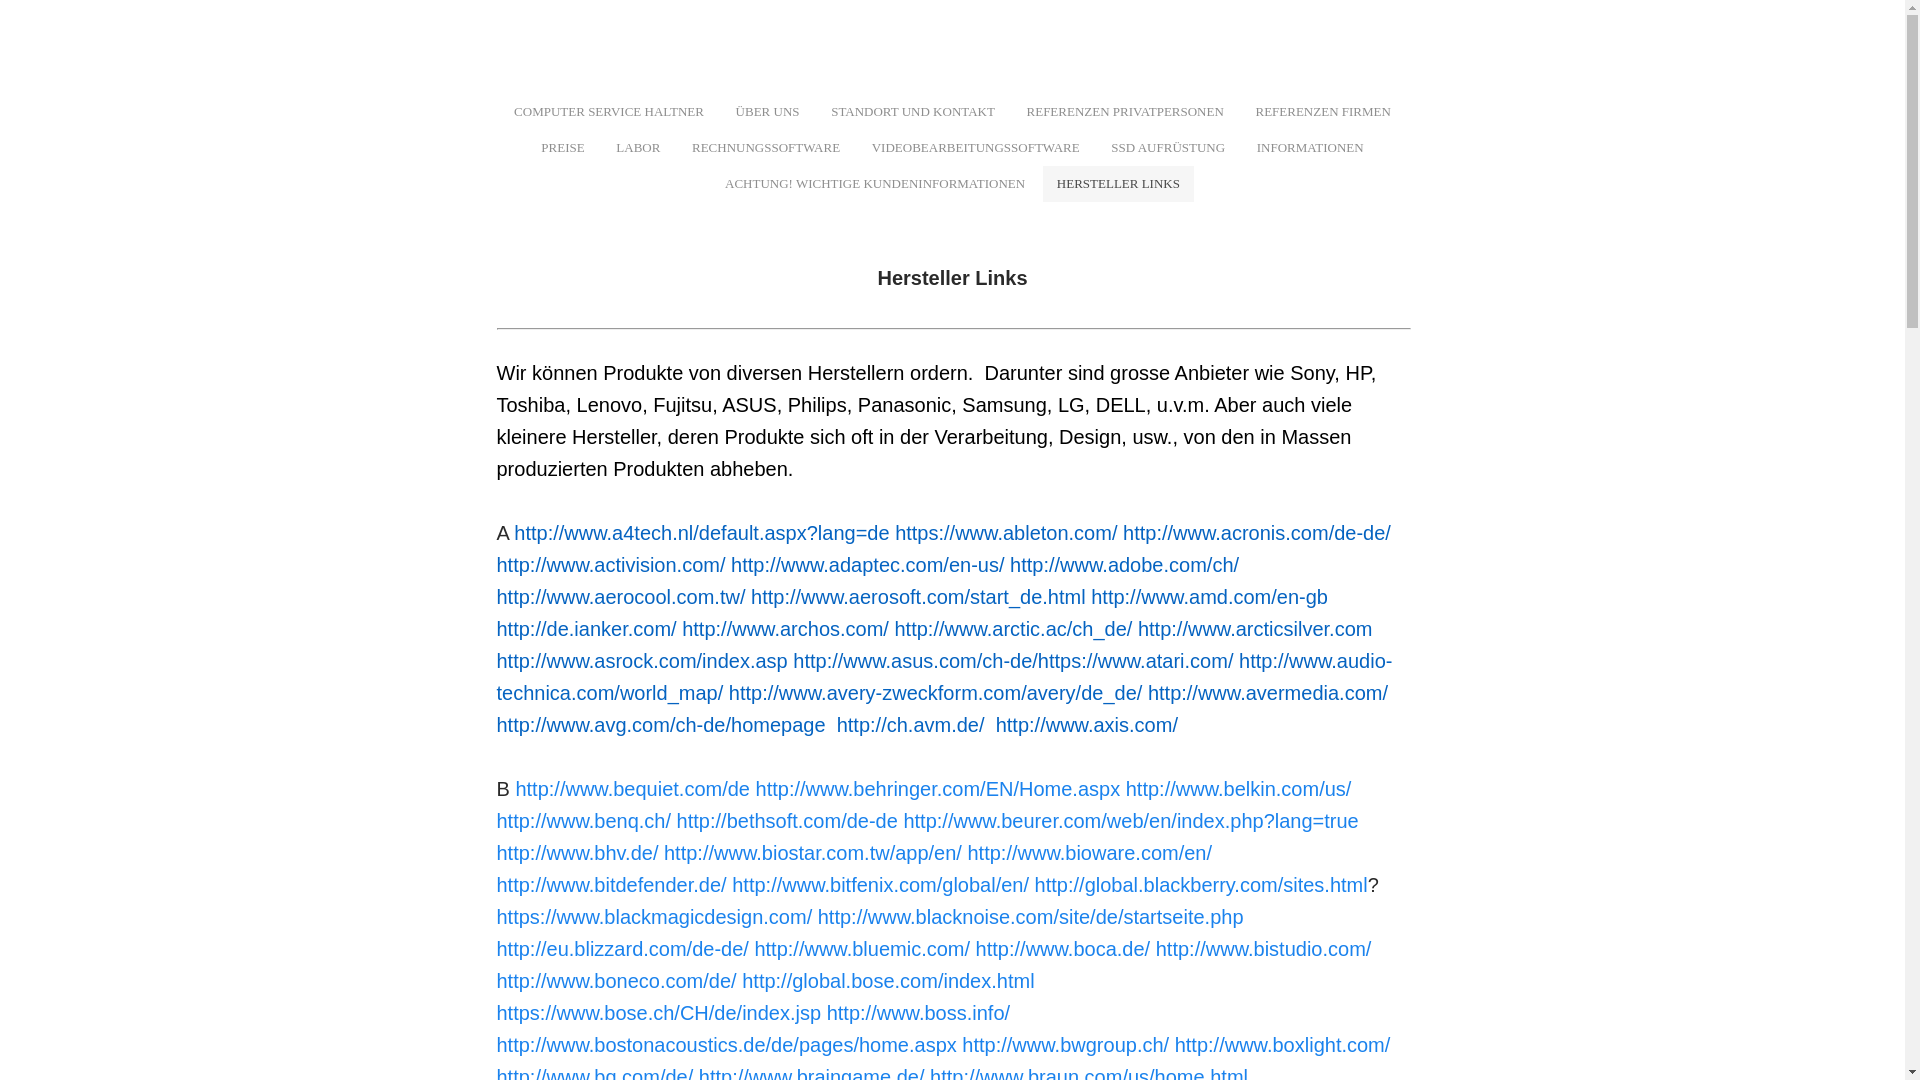 This screenshot has height=1080, width=1920. Describe the element at coordinates (495, 947) in the screenshot. I see `'http://eu.blizzard.com/de-de/'` at that location.